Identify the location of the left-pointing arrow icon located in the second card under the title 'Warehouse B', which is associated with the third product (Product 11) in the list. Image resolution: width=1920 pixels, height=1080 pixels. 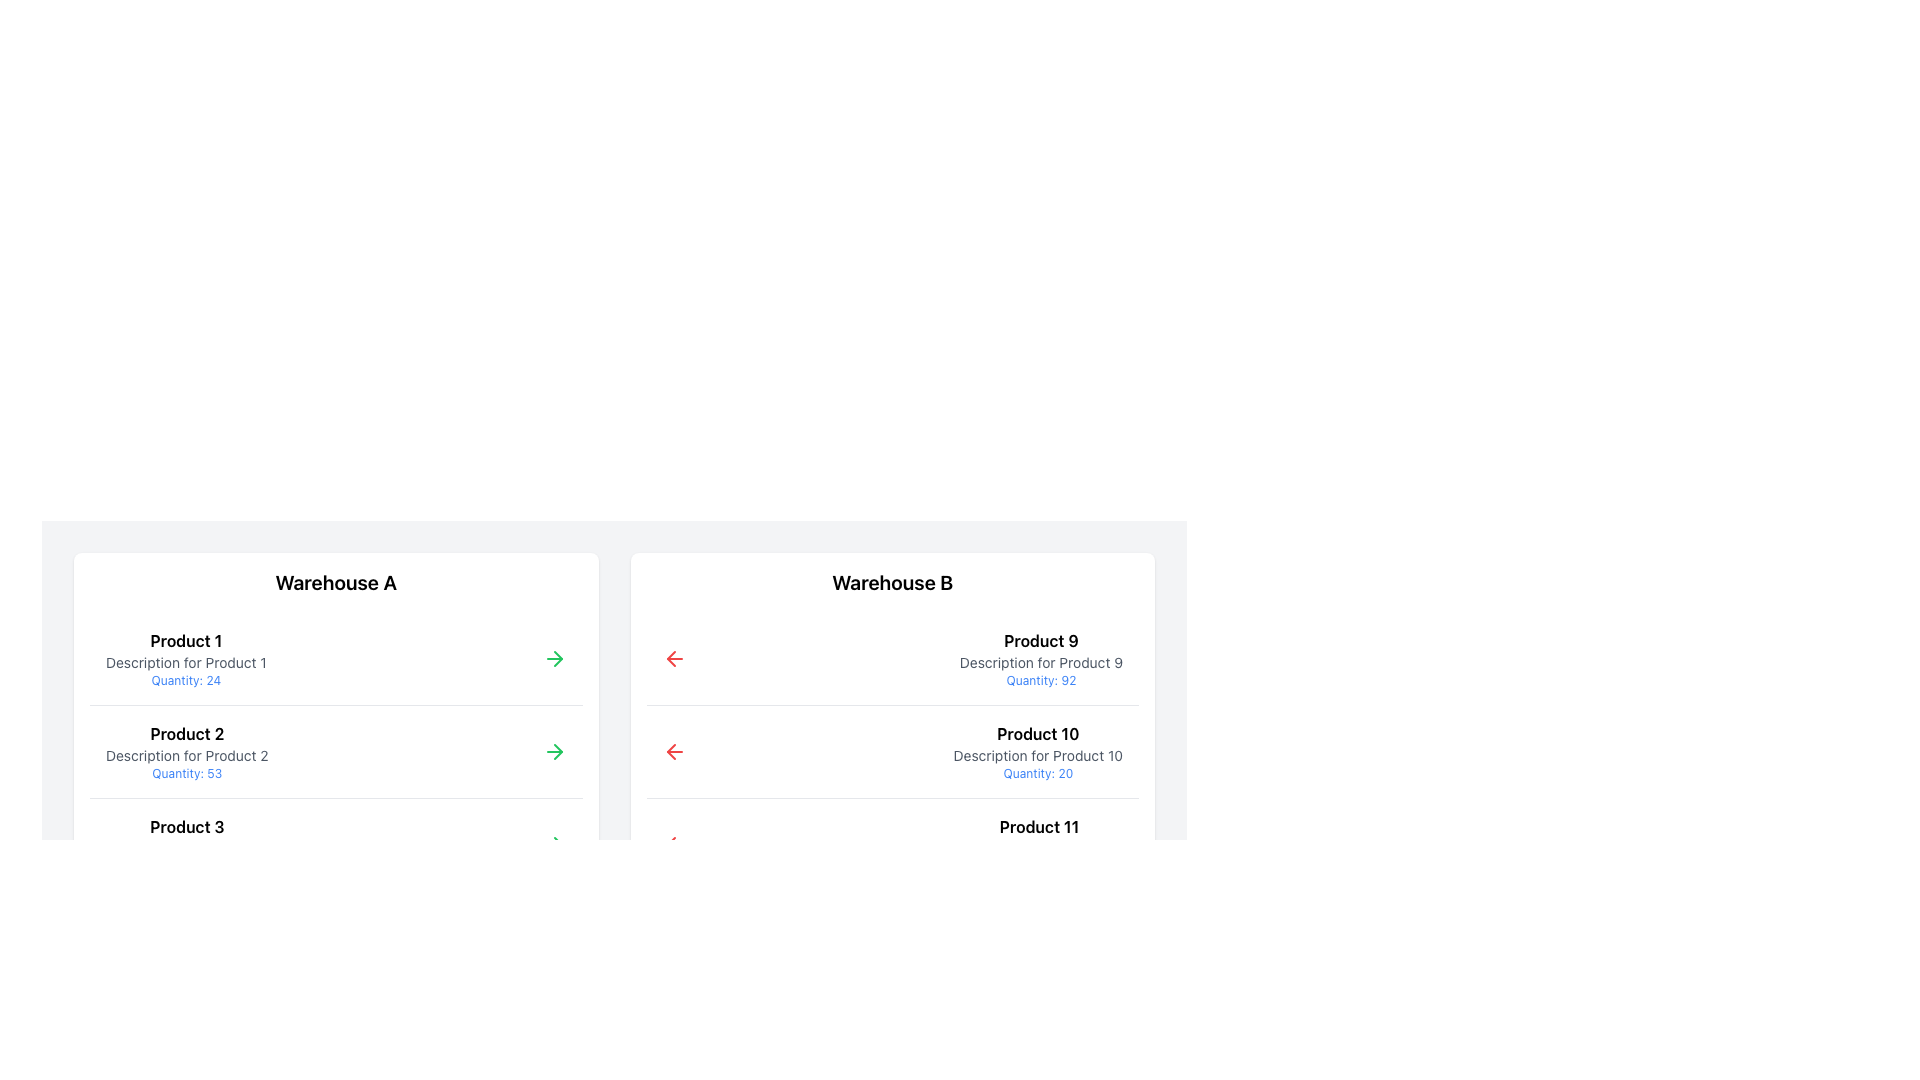
(671, 844).